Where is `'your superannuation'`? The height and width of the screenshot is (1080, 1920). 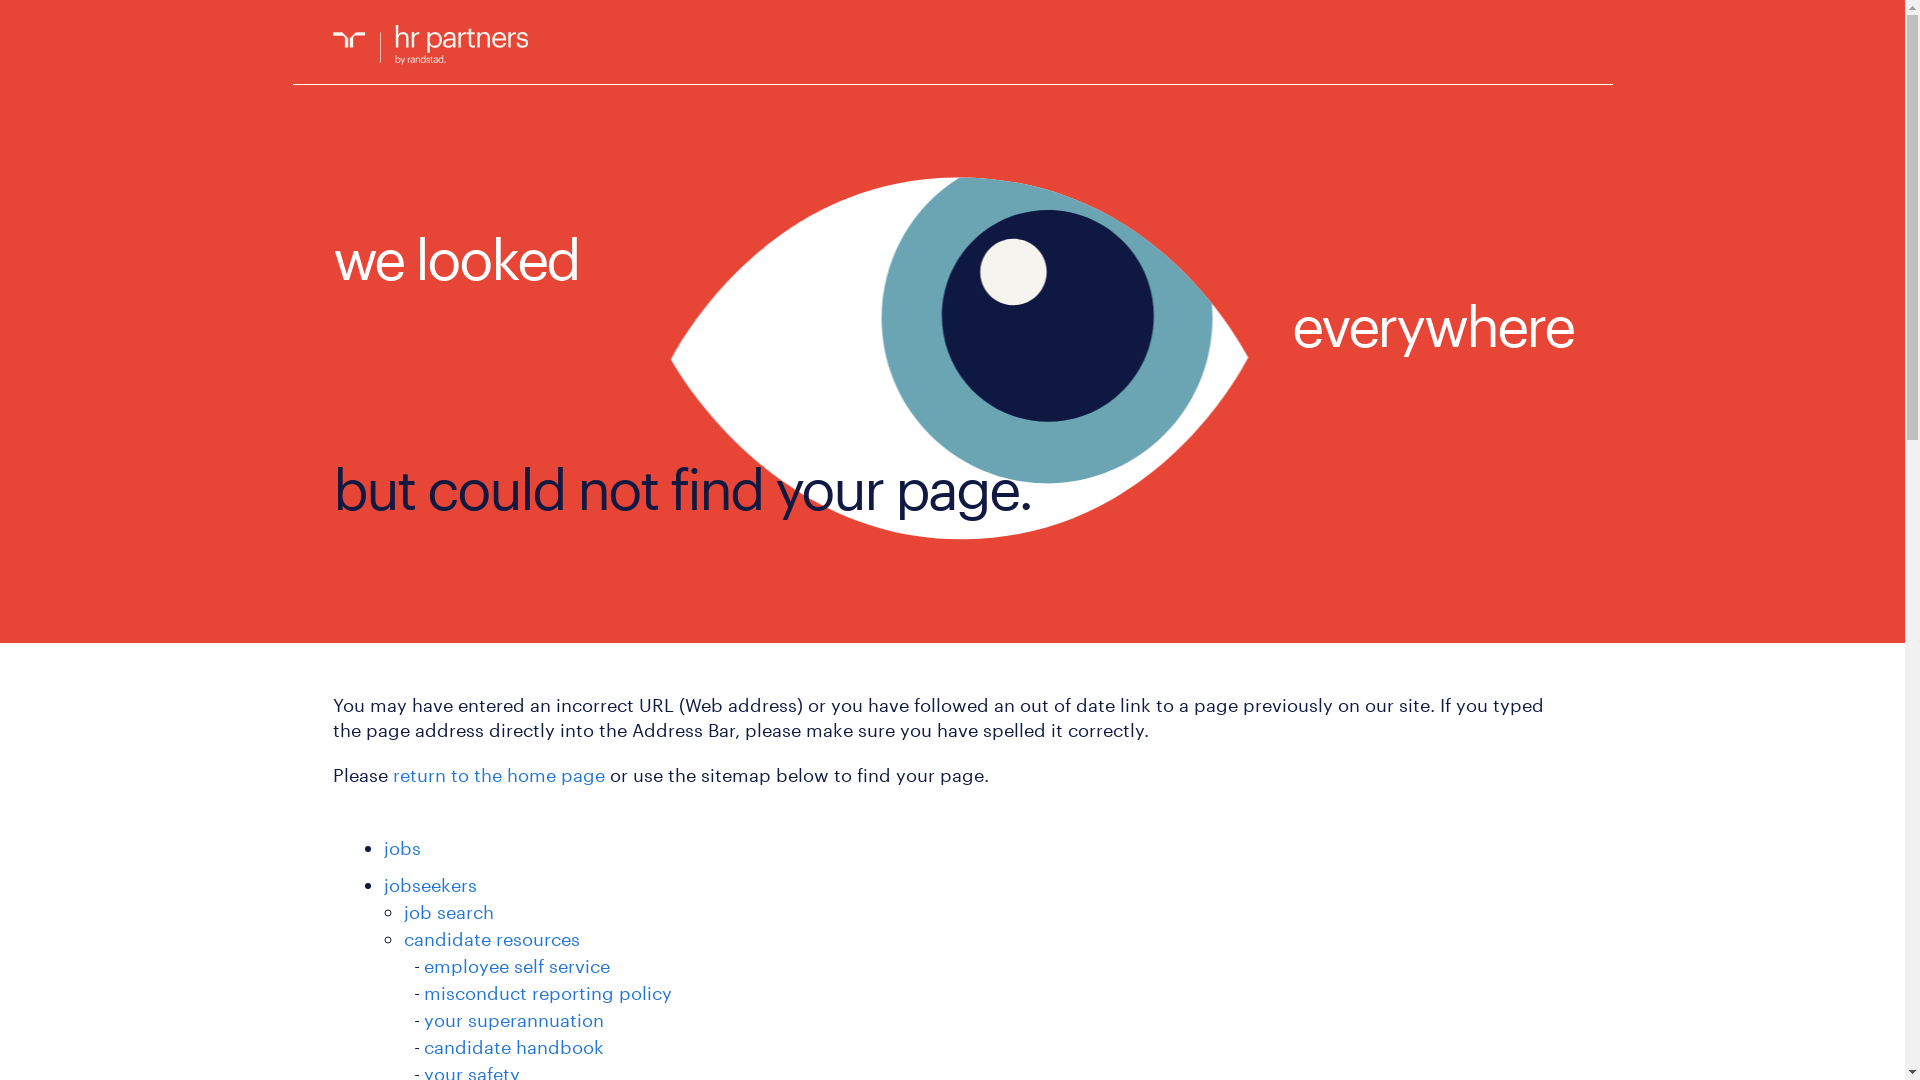
'your superannuation' is located at coordinates (513, 1019).